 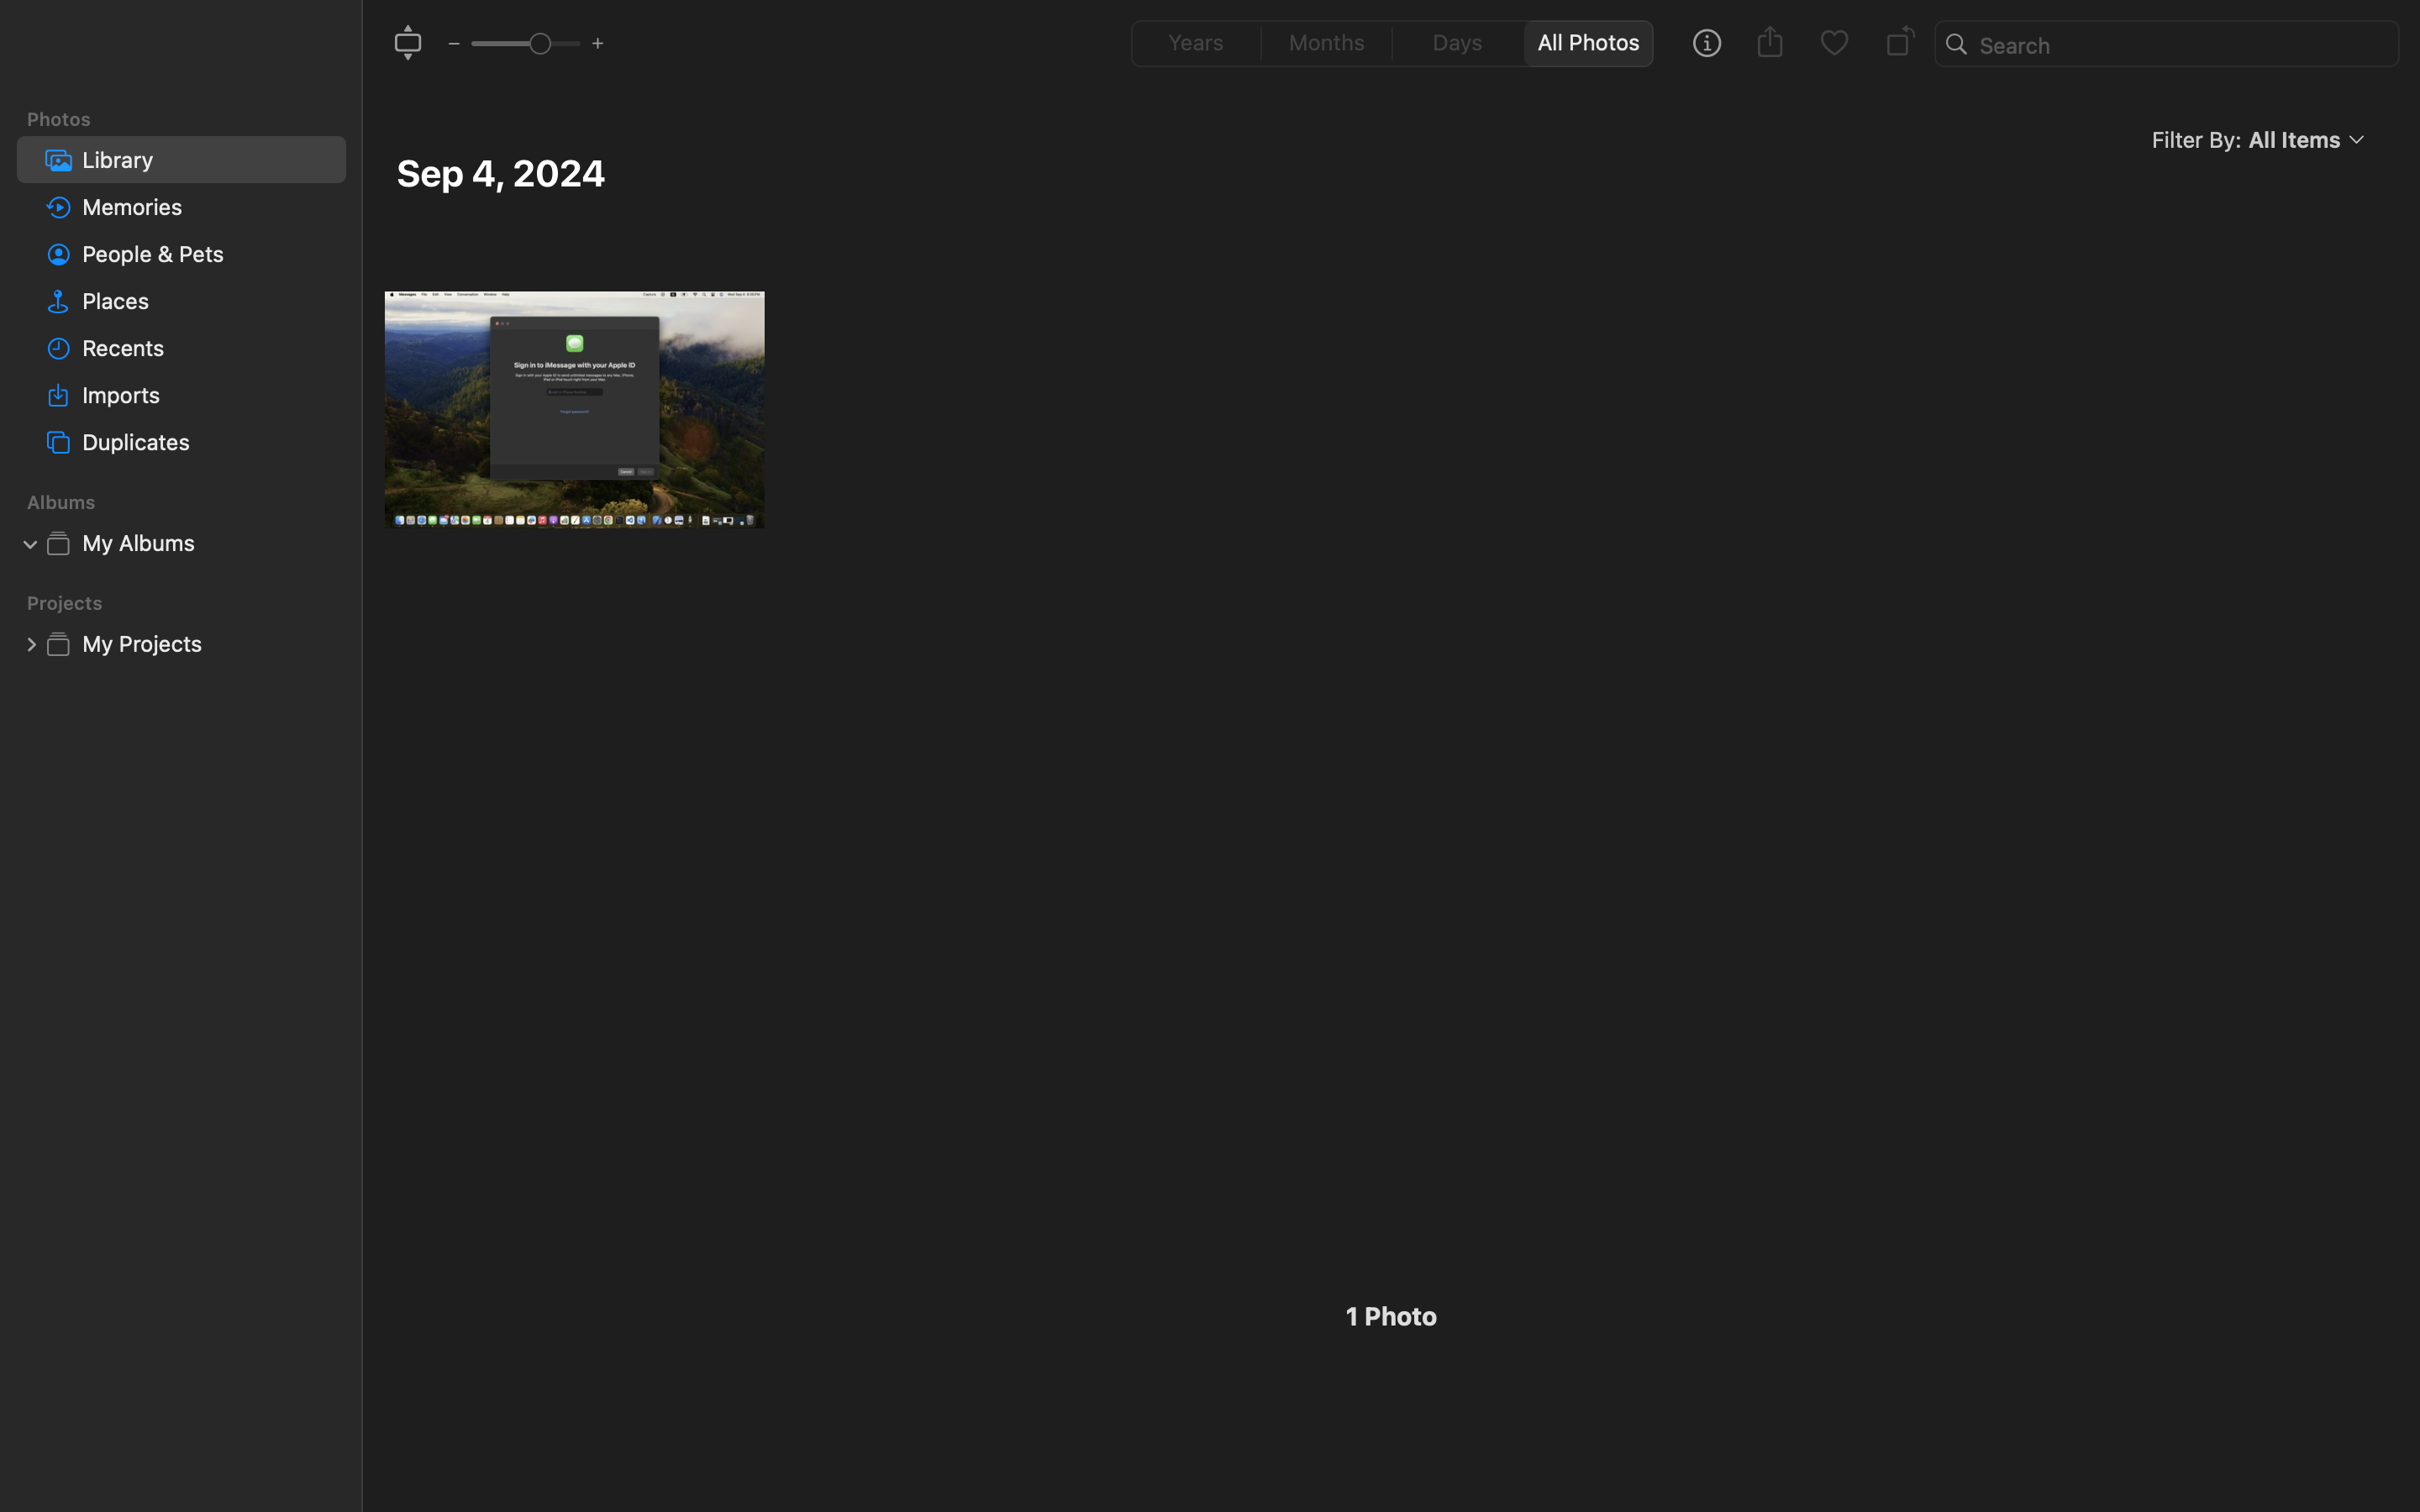 What do you see at coordinates (208, 543) in the screenshot?
I see `'My Albums'` at bounding box center [208, 543].